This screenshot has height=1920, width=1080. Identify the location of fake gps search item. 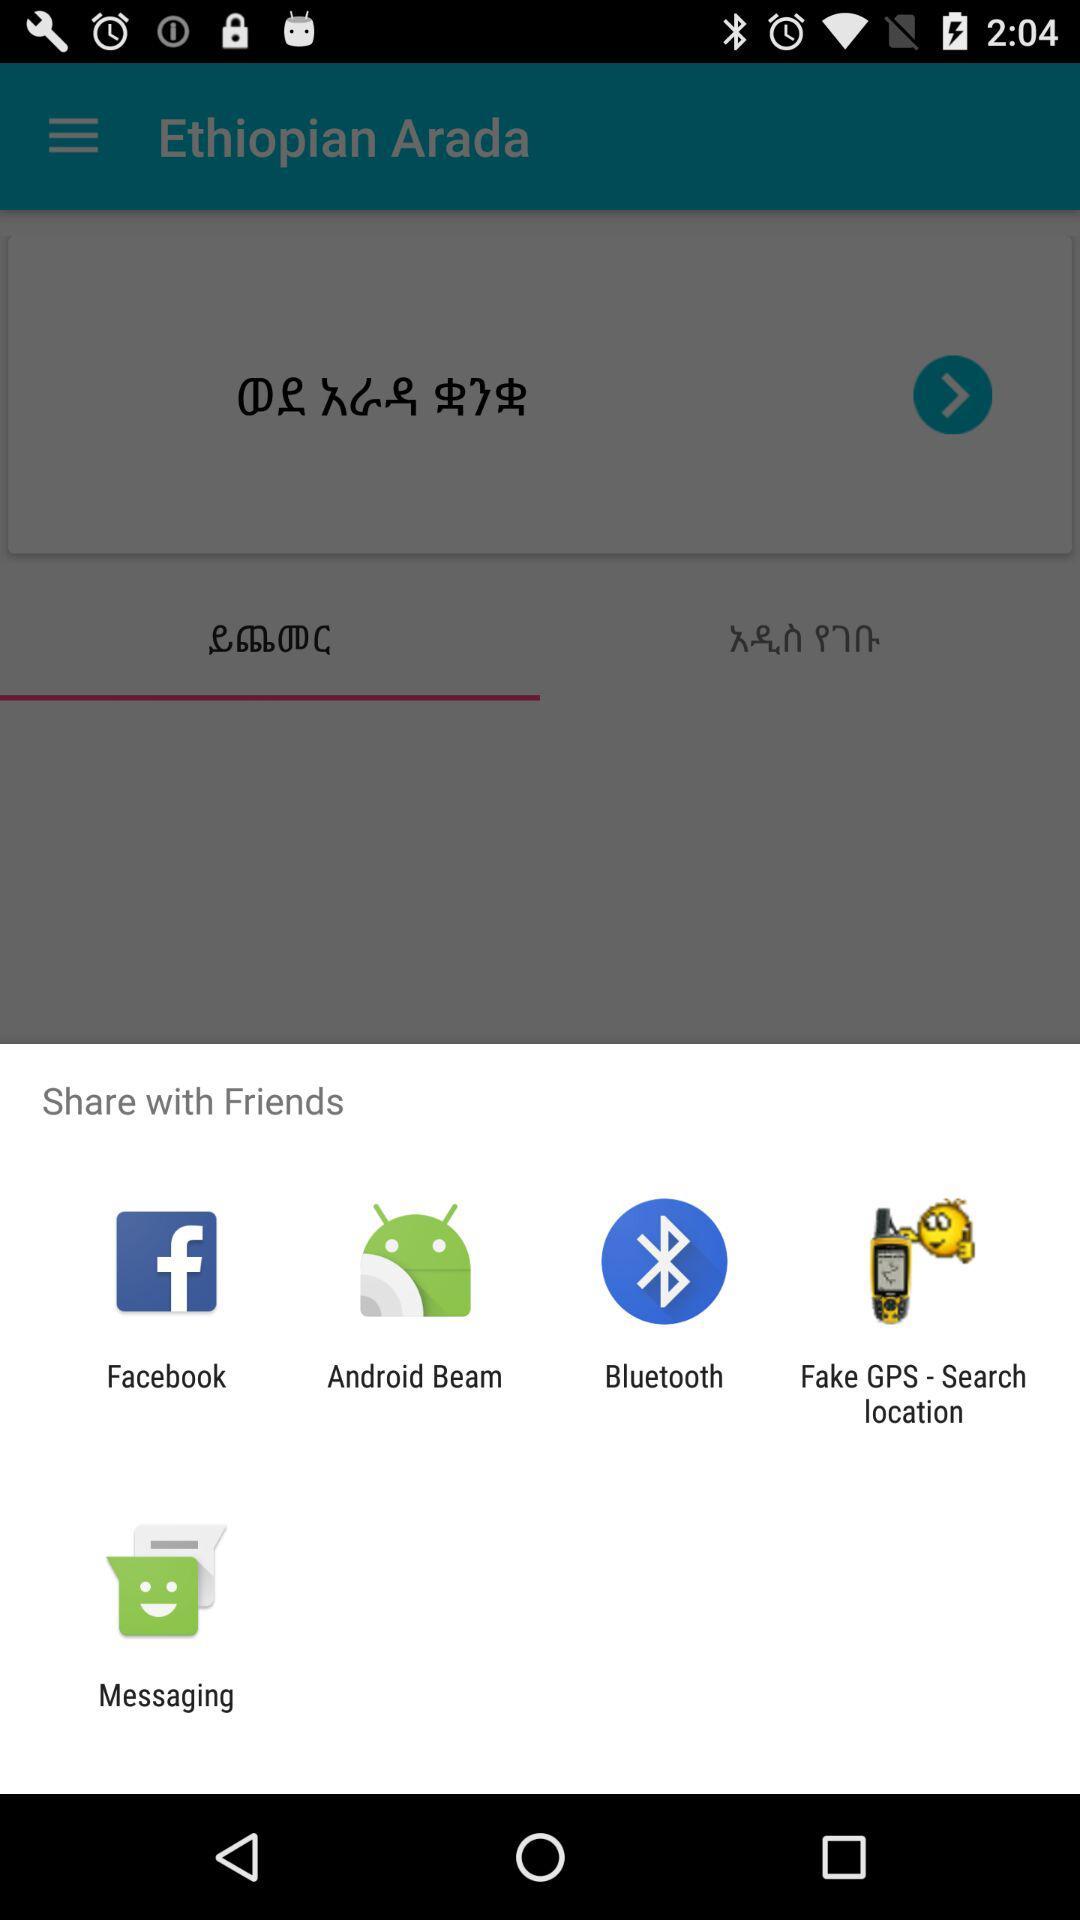
(913, 1392).